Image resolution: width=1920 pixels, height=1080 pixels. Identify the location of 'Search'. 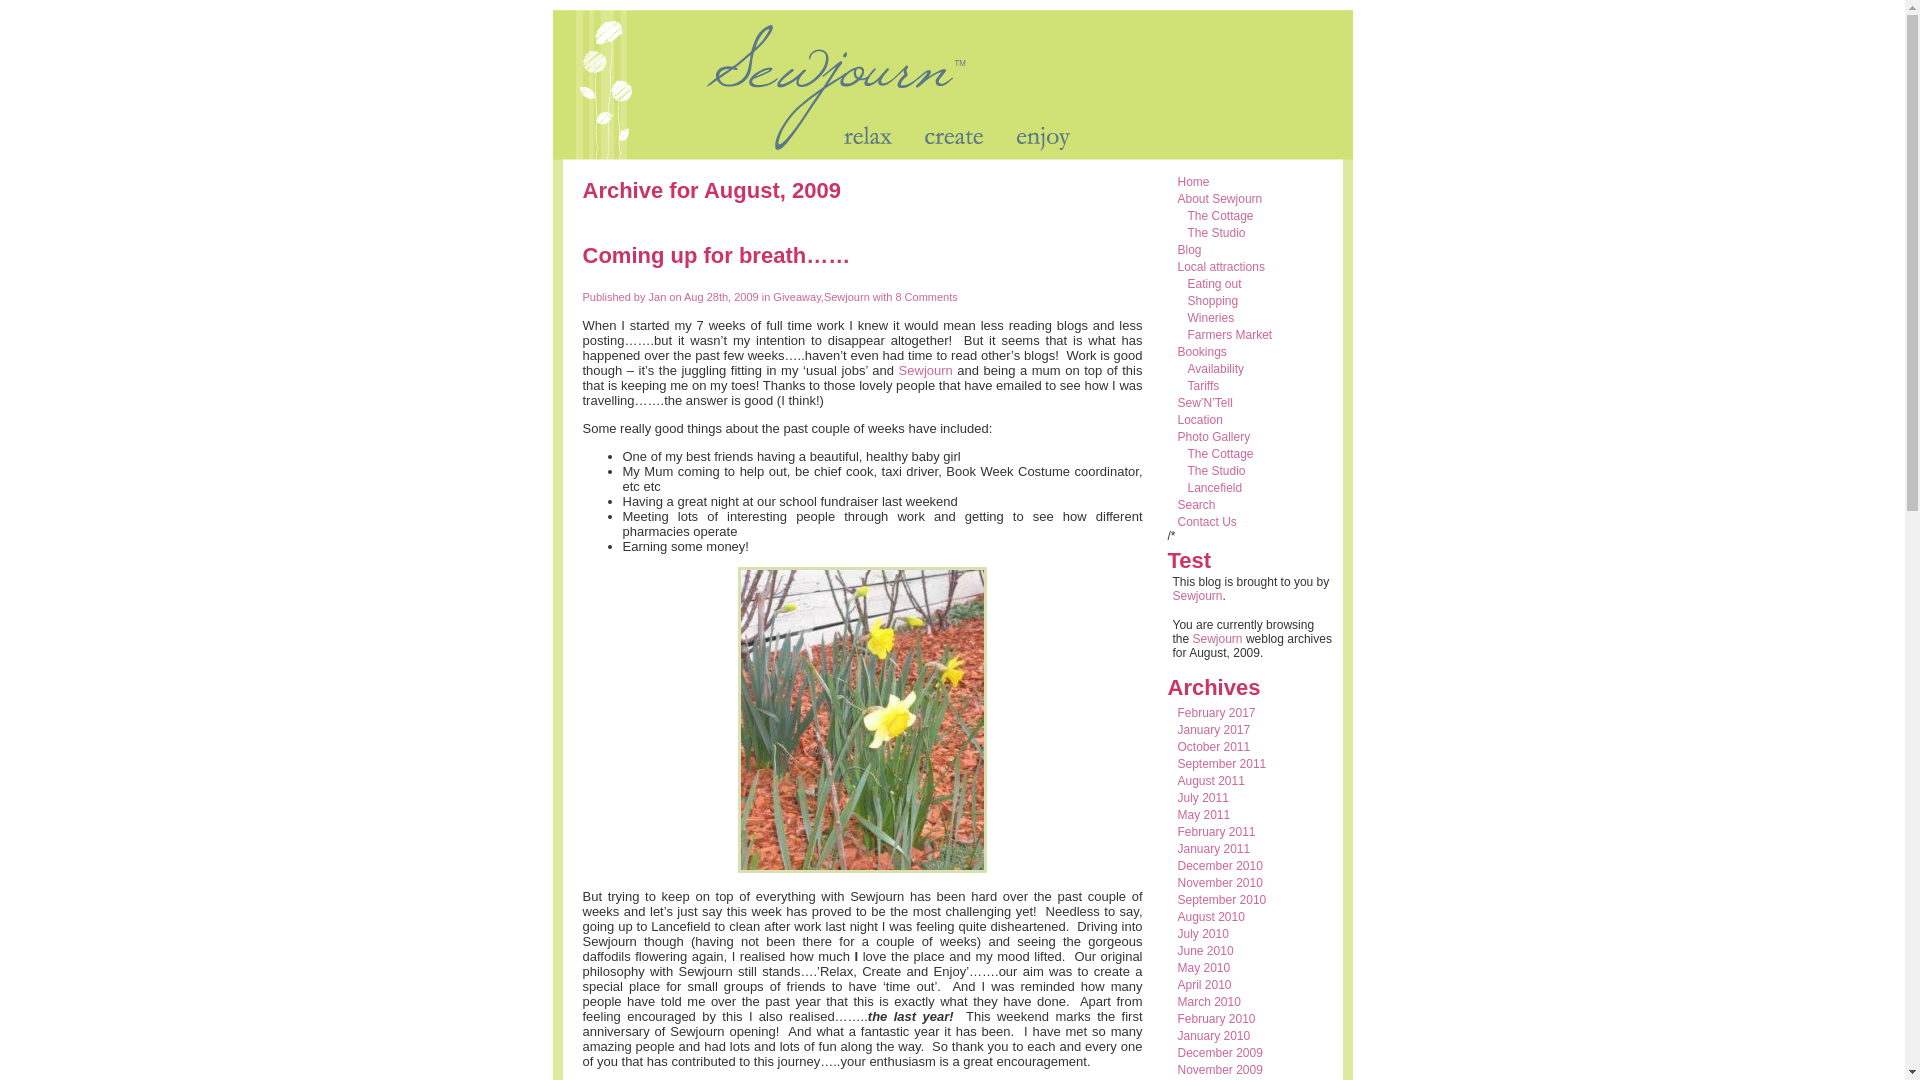
(1196, 504).